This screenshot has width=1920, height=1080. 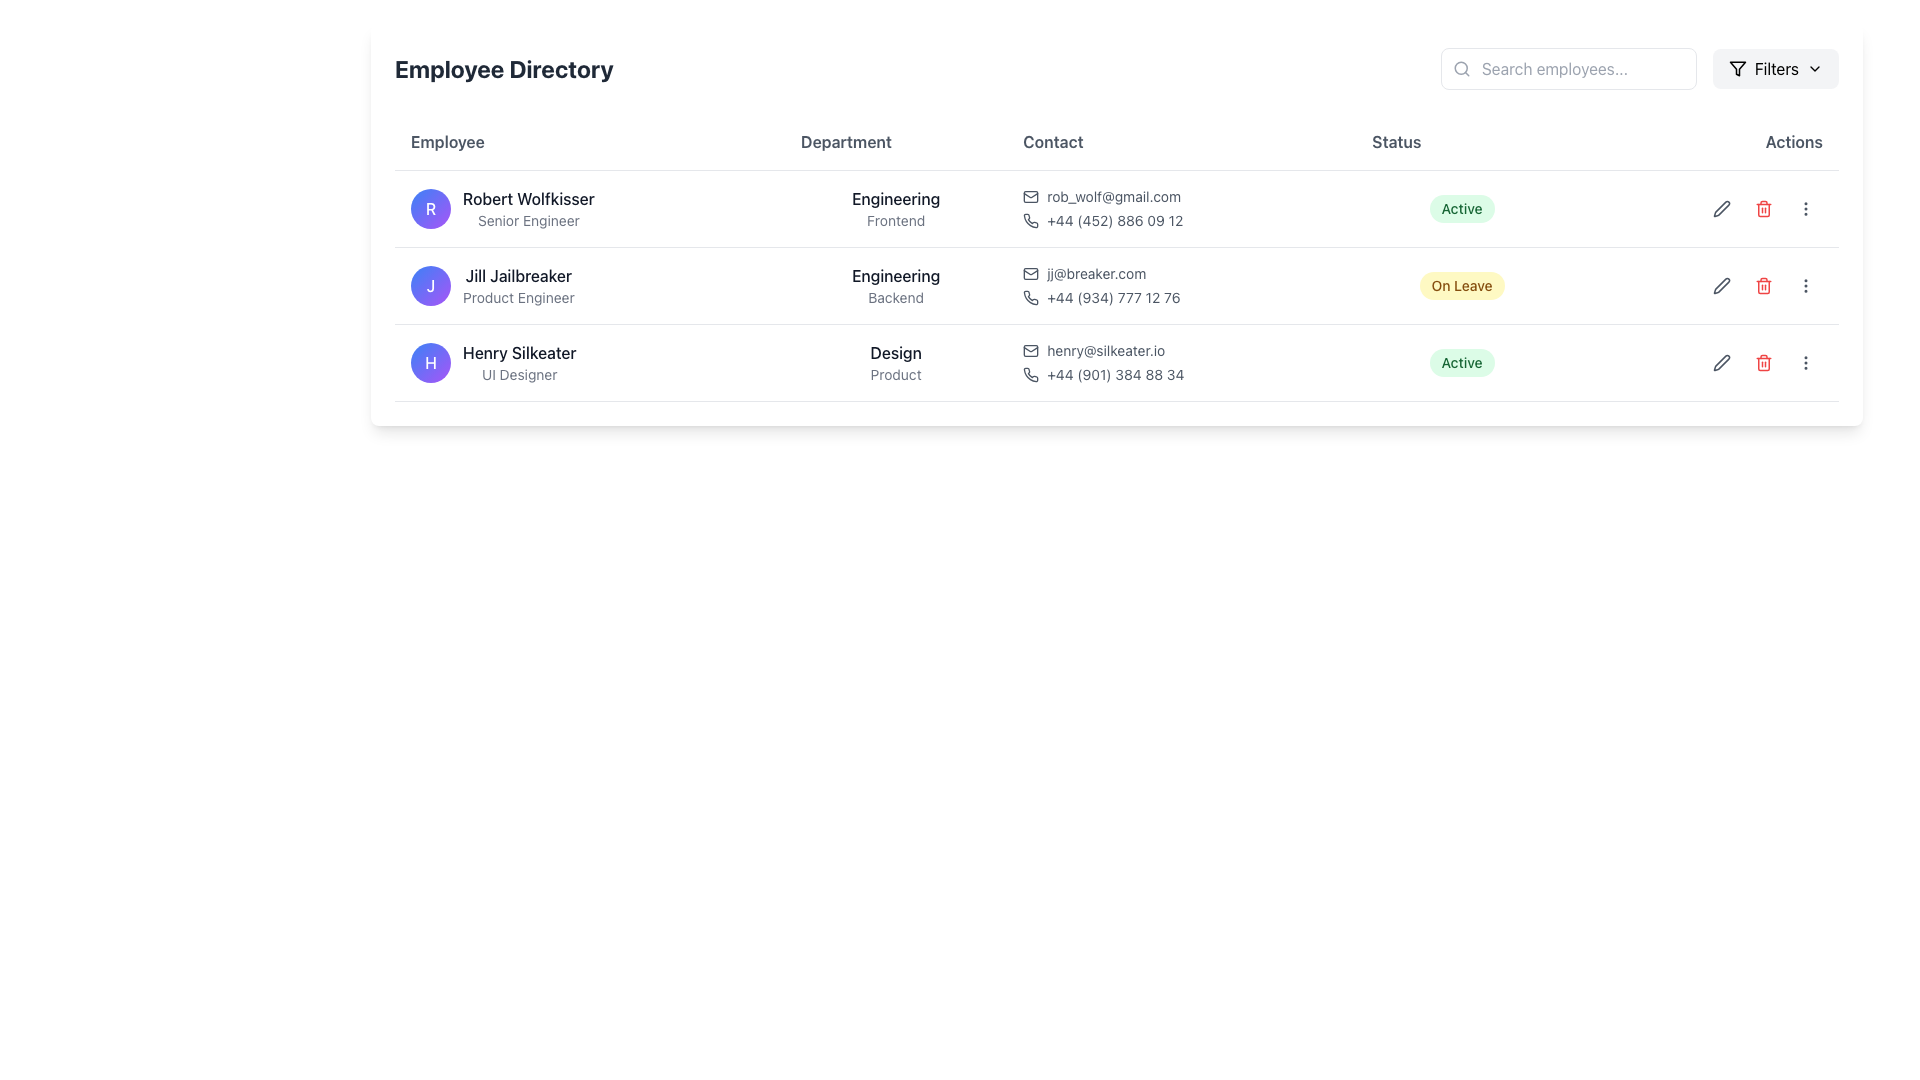 I want to click on the menu trigger icon located in the 'Actions' column of the 'Employee Directory' table for Jill Jailbreaker, so click(x=1805, y=208).